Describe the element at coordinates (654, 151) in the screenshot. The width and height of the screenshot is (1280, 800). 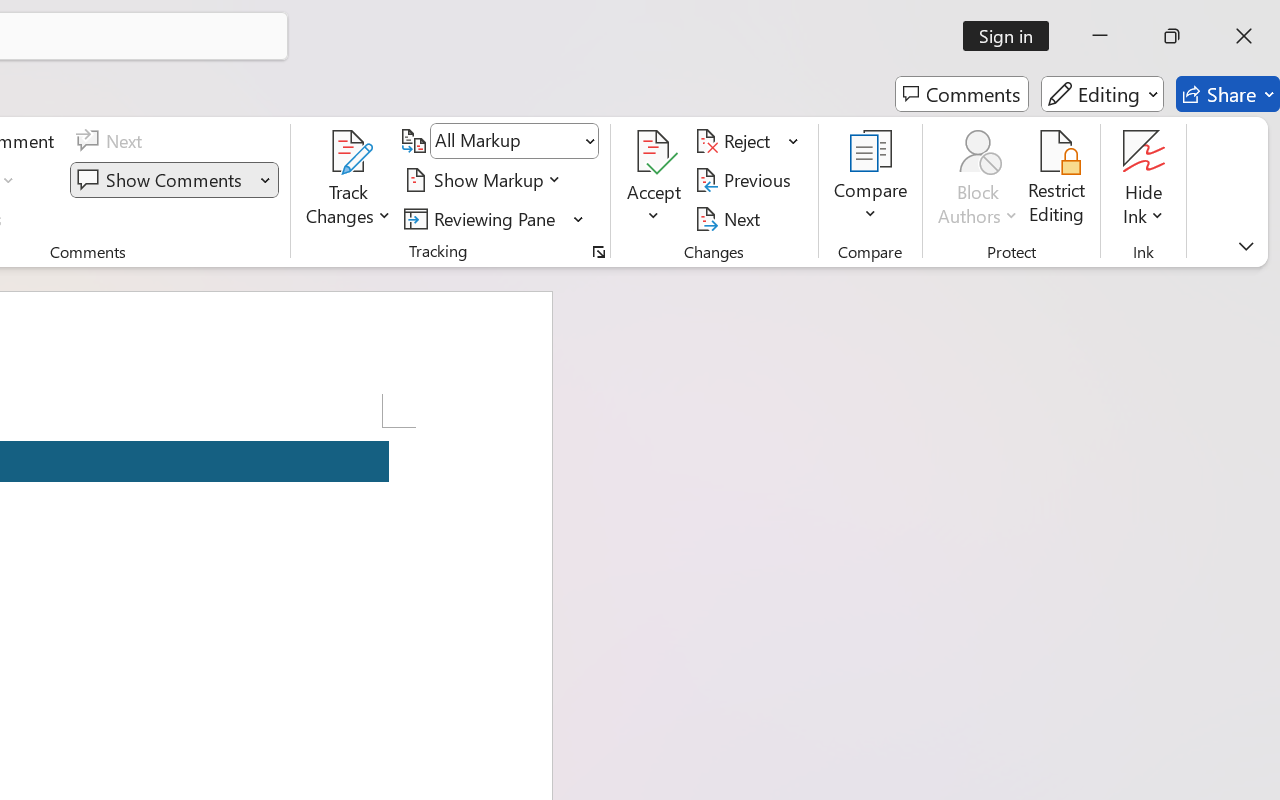
I see `'Accept and Move to Next'` at that location.